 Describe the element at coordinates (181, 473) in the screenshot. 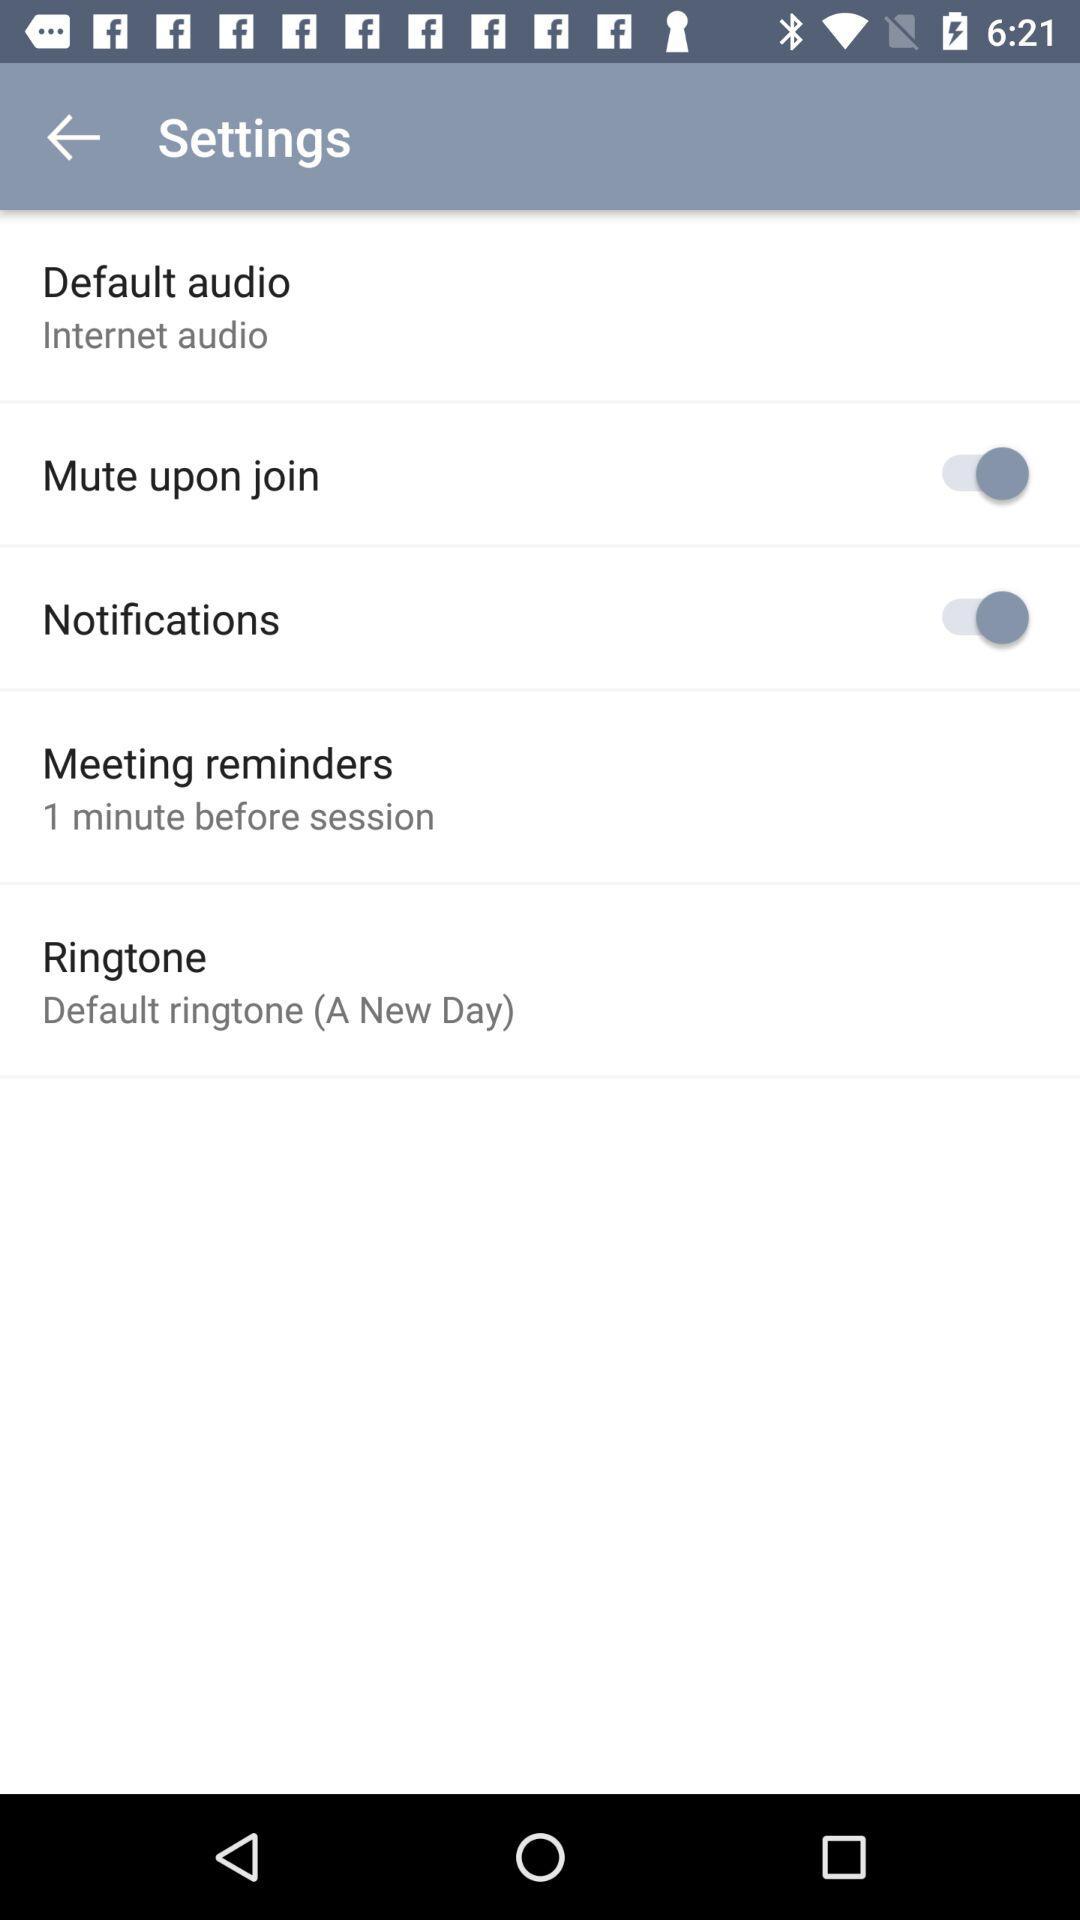

I see `mute upon join` at that location.